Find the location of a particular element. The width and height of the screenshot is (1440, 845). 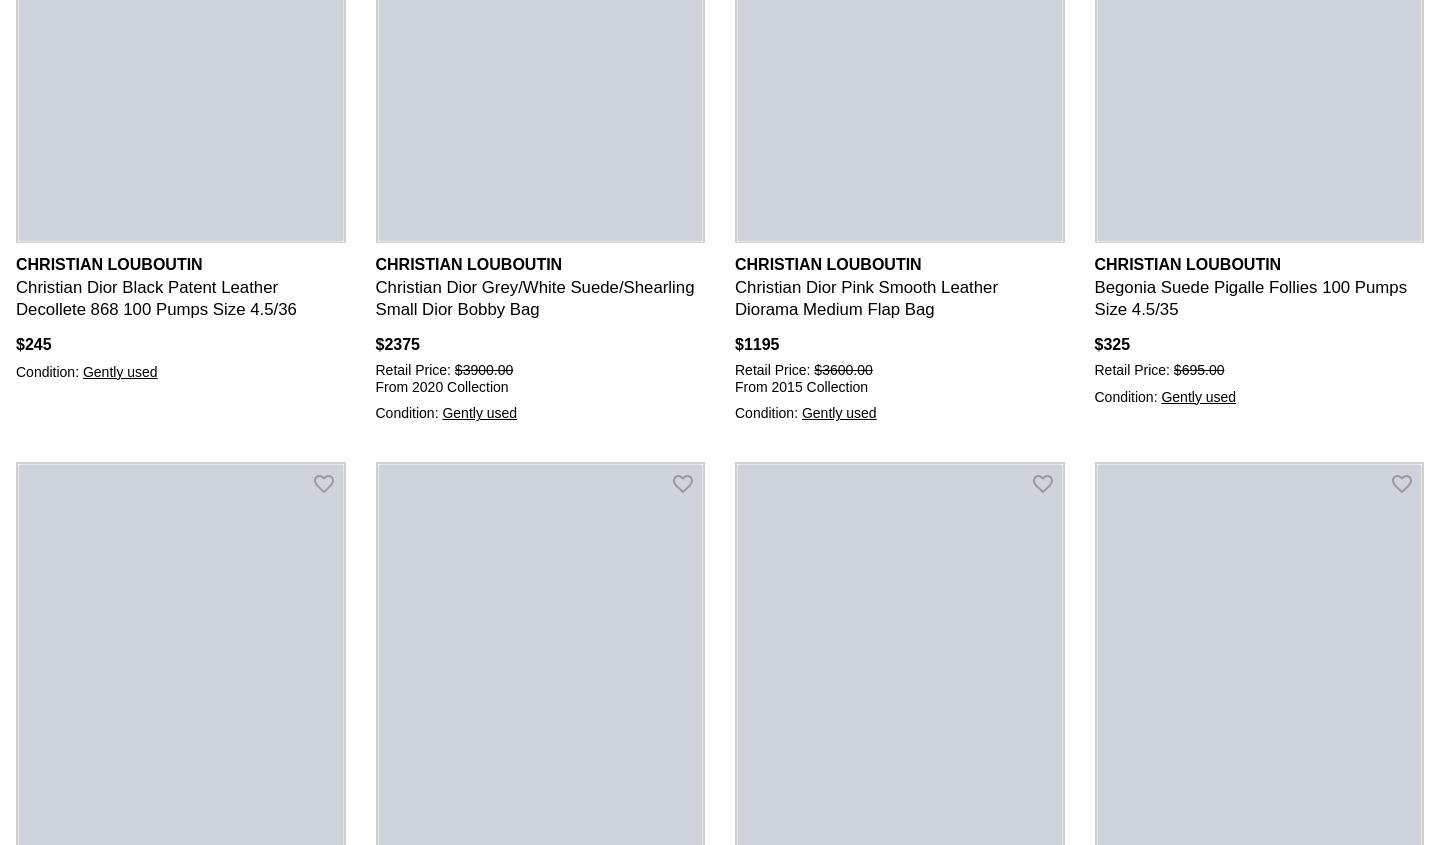

'$245' is located at coordinates (32, 342).